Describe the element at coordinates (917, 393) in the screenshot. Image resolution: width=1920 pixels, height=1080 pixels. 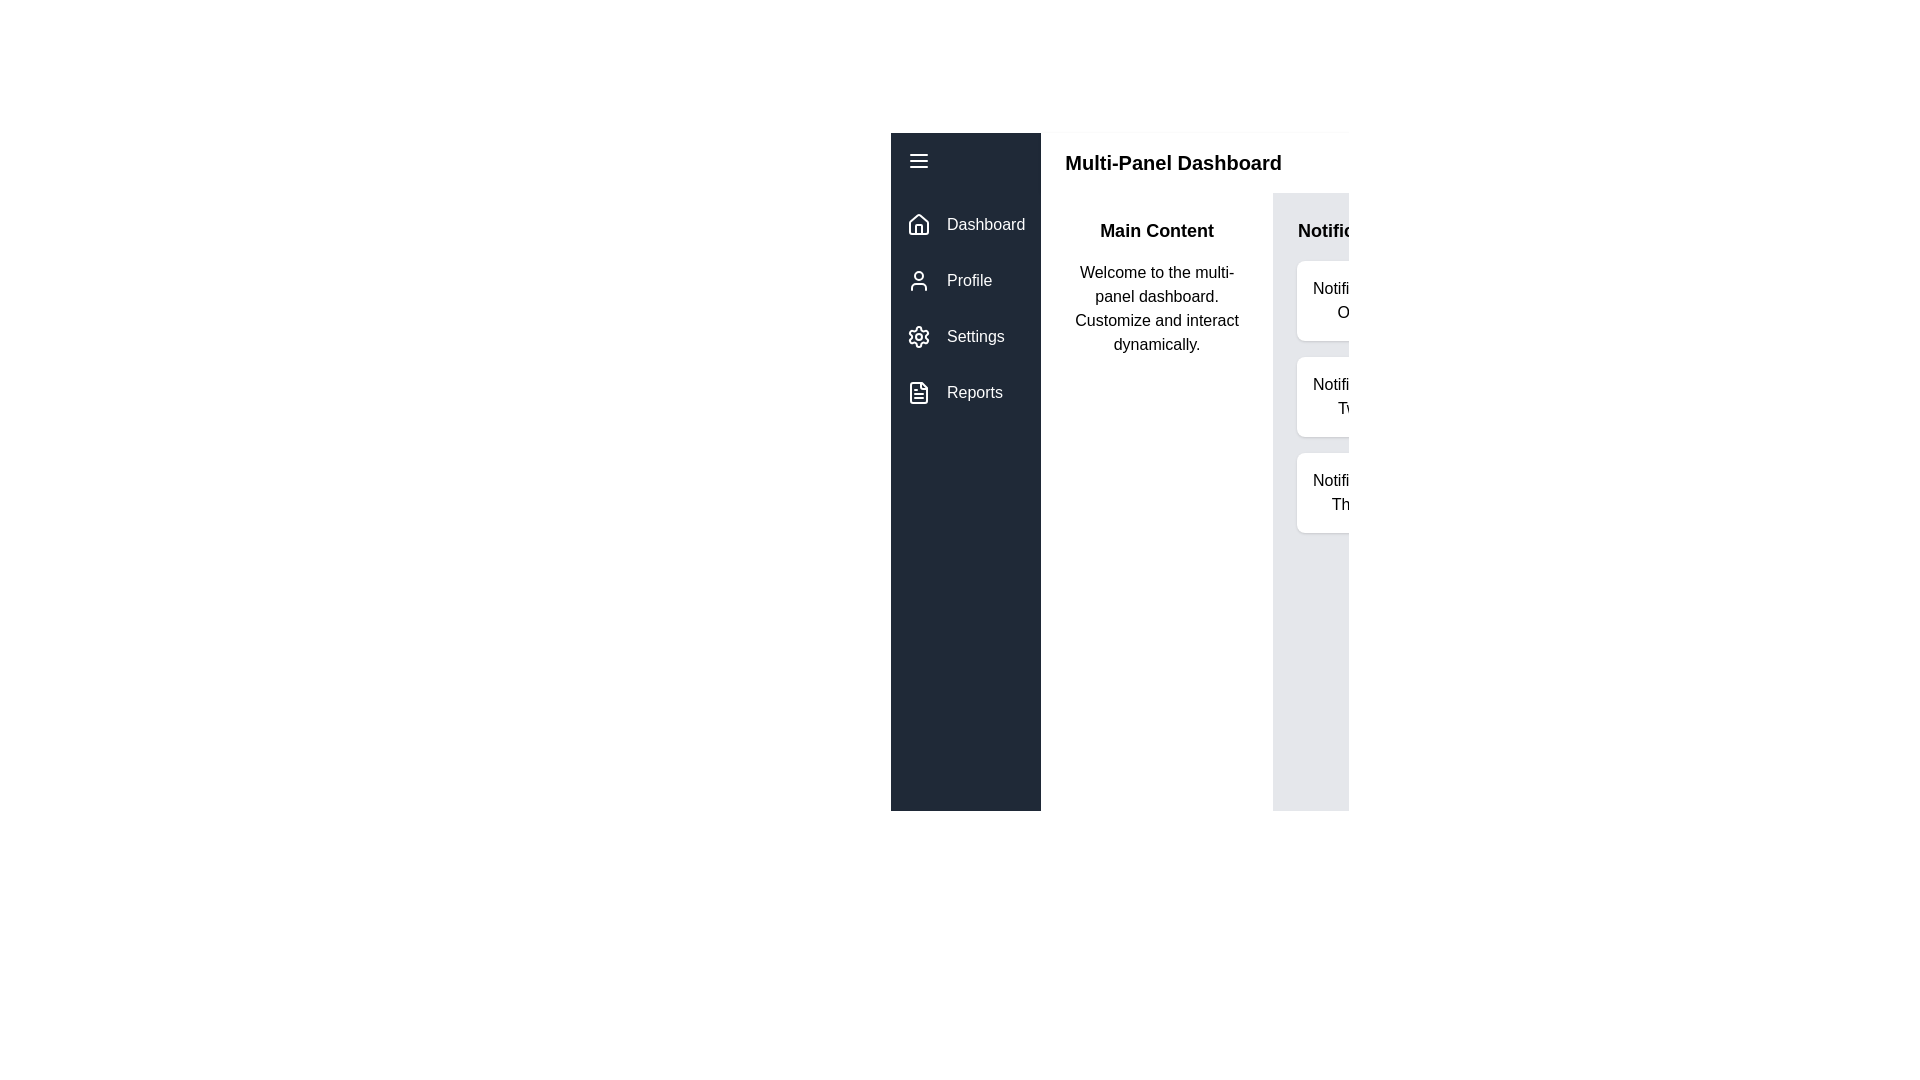
I see `the 'Reports' icon in the navigation menu for accessibility by moving the cursor to its center point` at that location.